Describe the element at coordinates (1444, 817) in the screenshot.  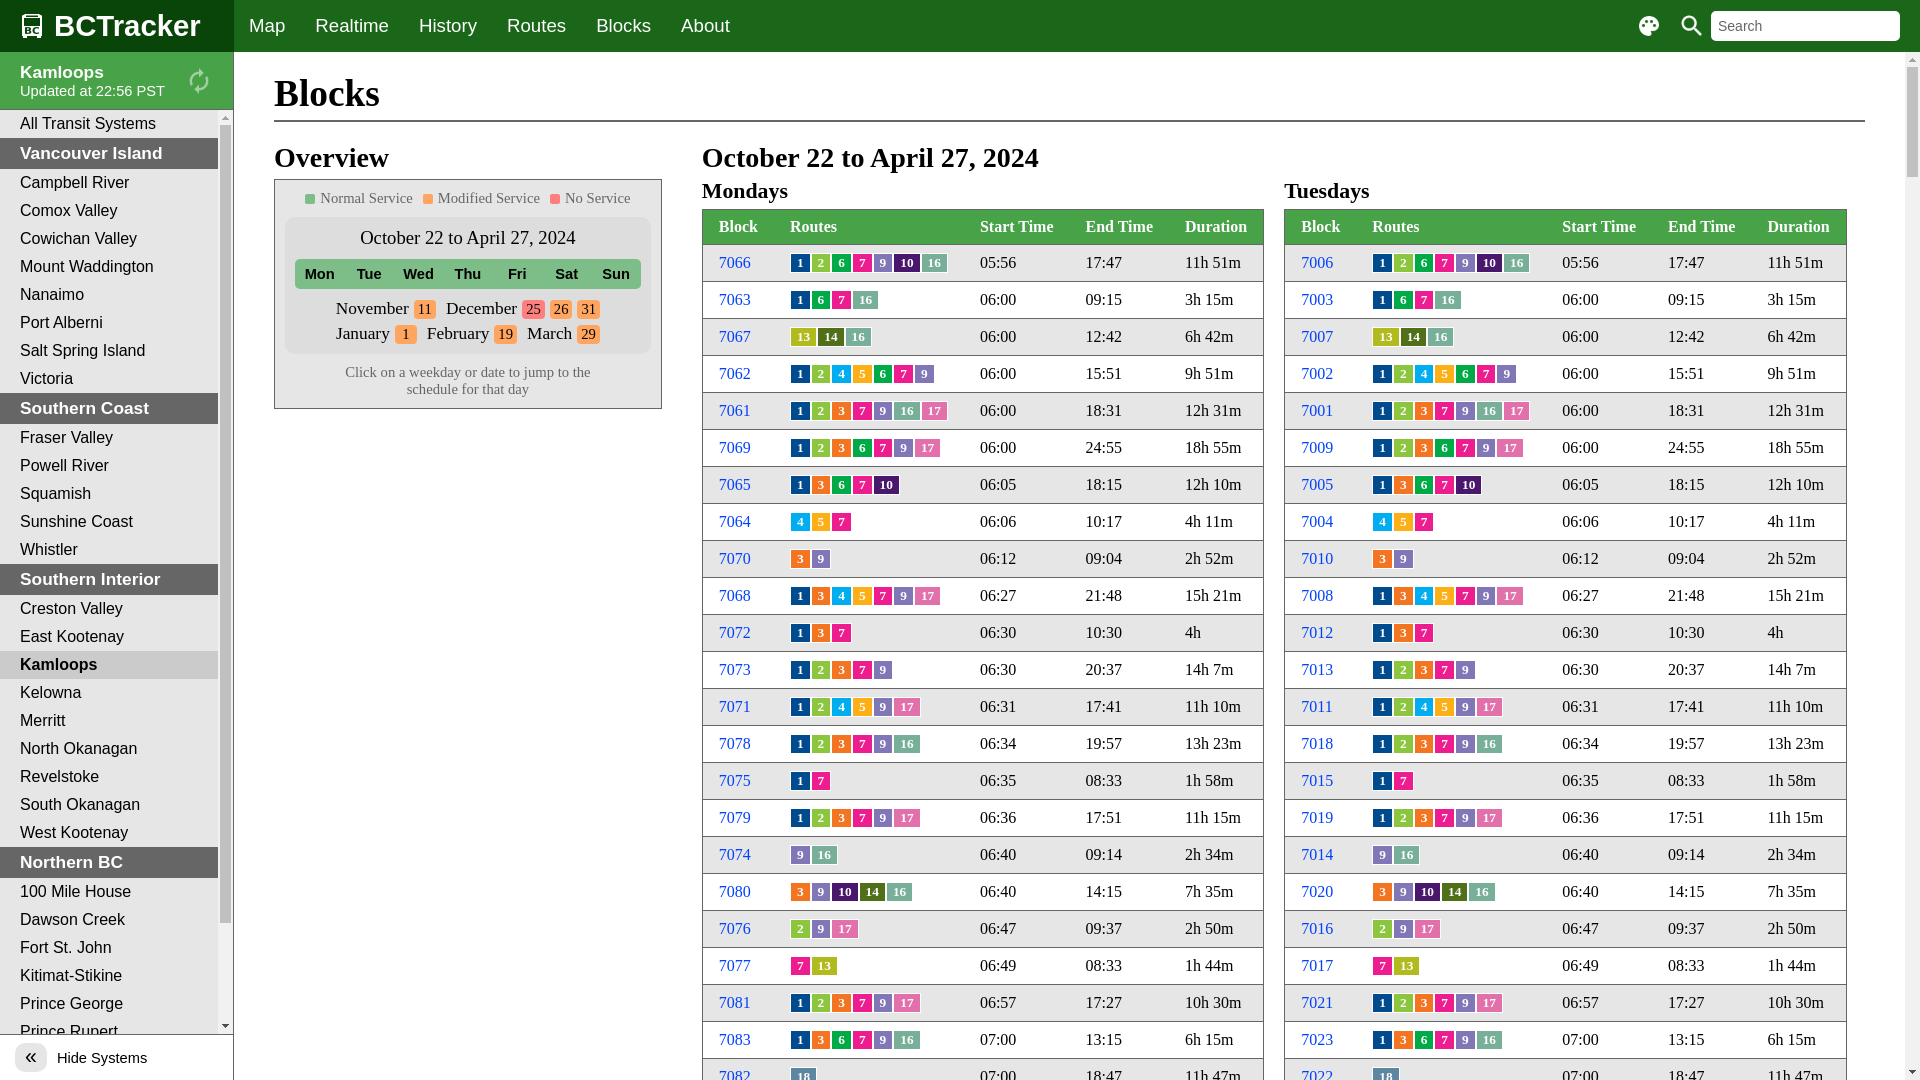
I see `'7'` at that location.